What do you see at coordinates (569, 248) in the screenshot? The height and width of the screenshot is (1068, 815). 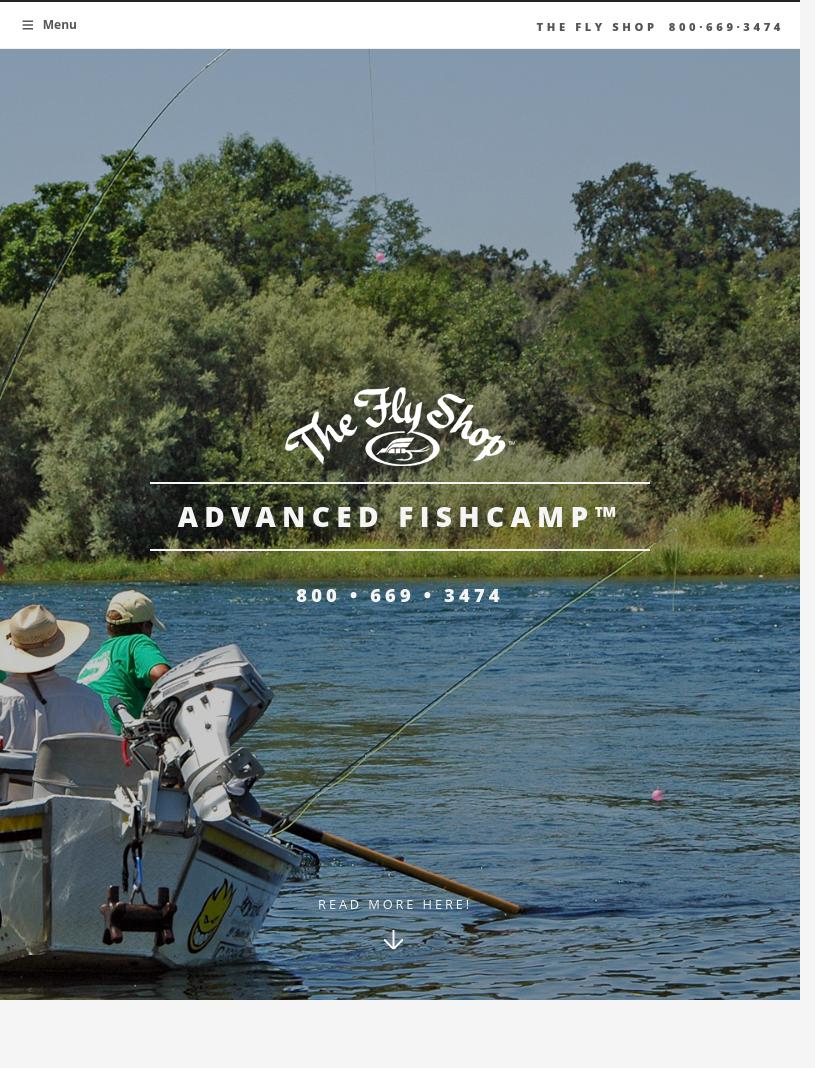 I see `'TFS Publications'` at bounding box center [569, 248].